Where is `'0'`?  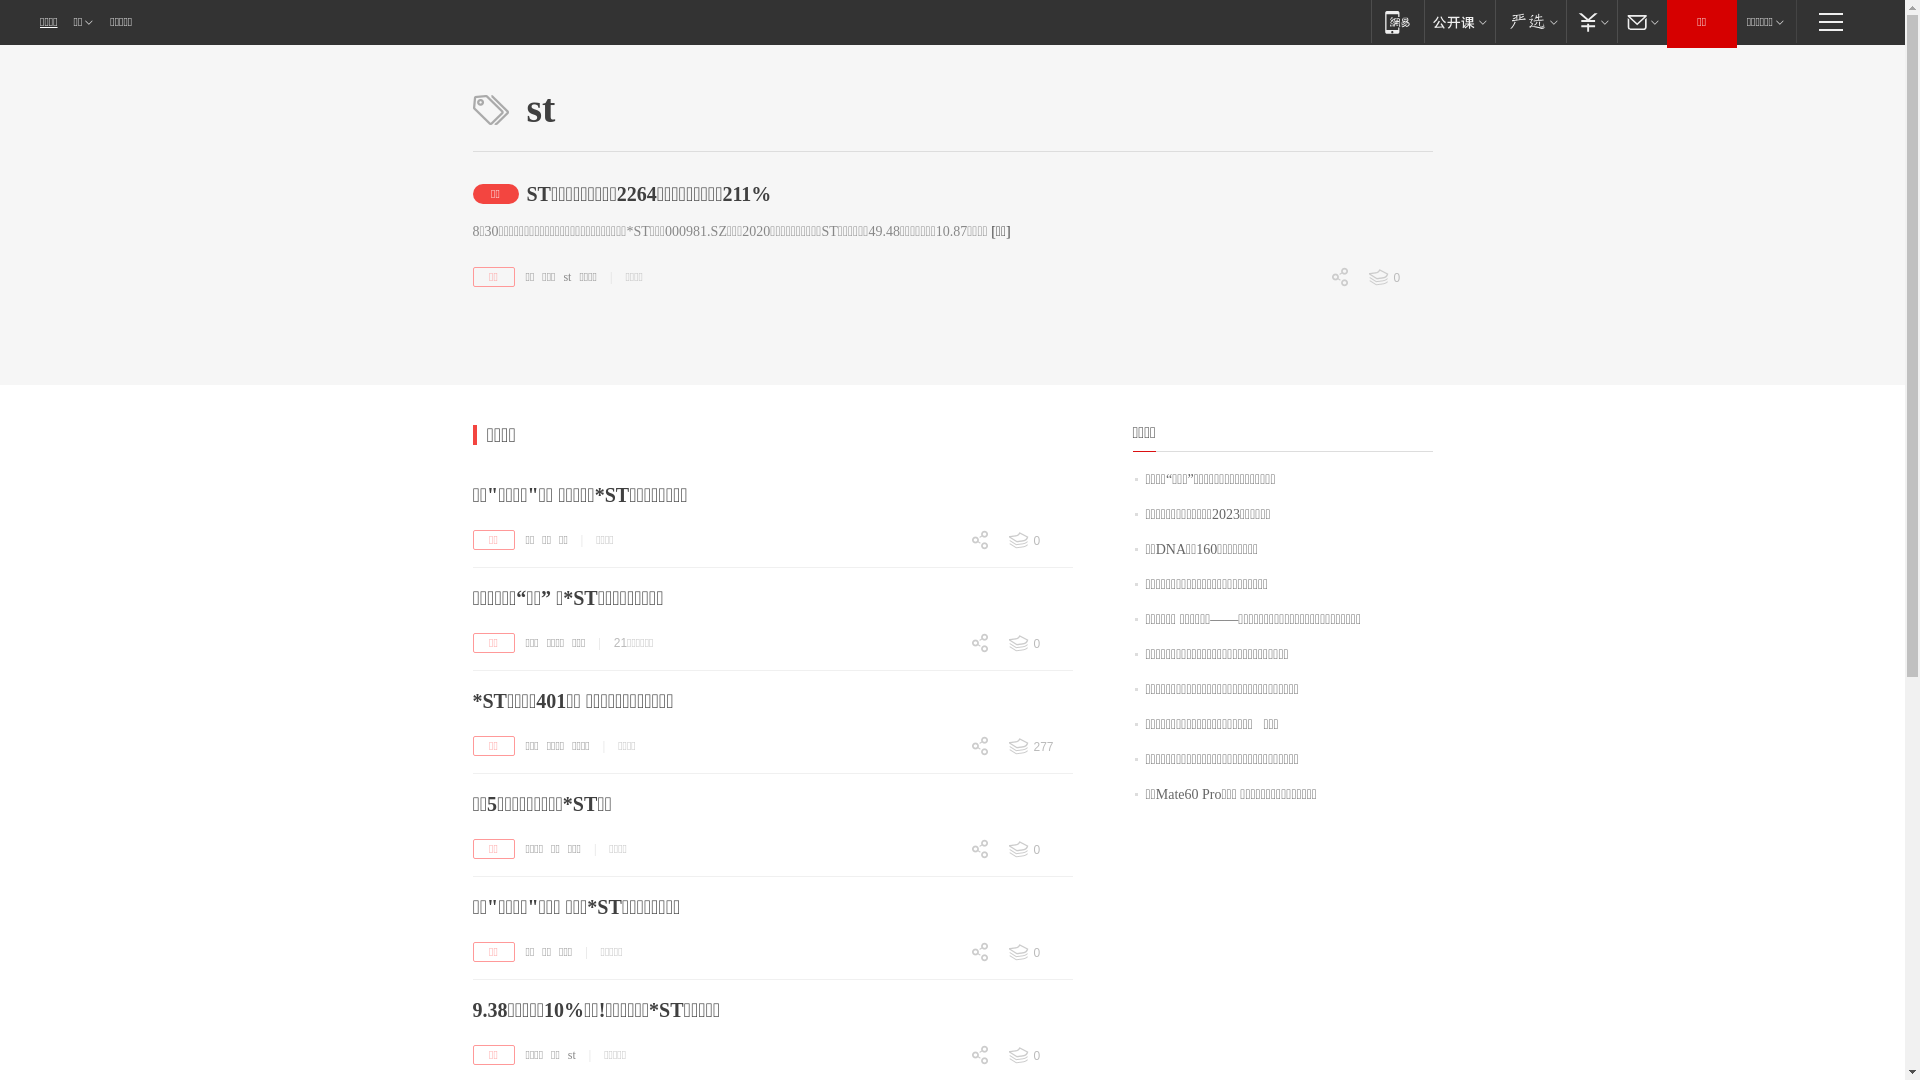
'0' is located at coordinates (1038, 644).